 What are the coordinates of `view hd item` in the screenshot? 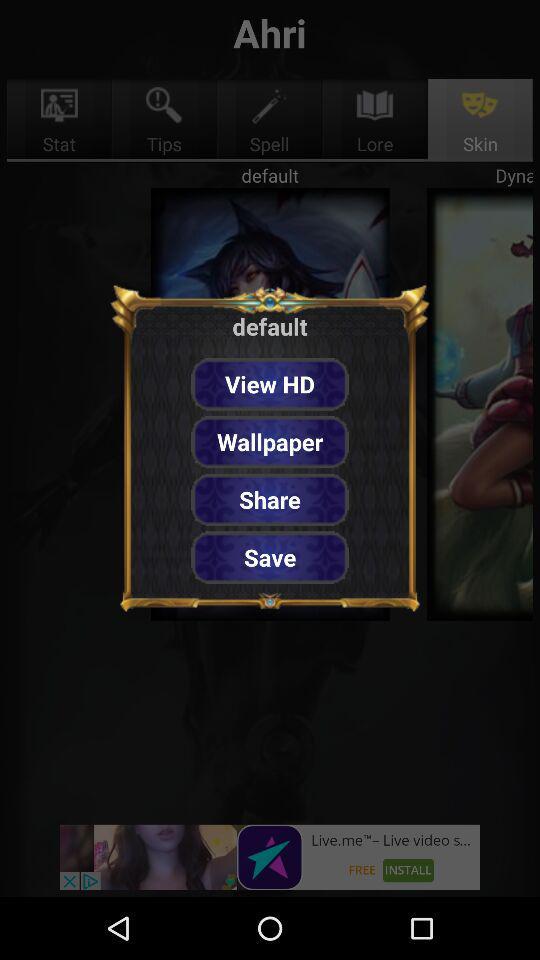 It's located at (270, 383).